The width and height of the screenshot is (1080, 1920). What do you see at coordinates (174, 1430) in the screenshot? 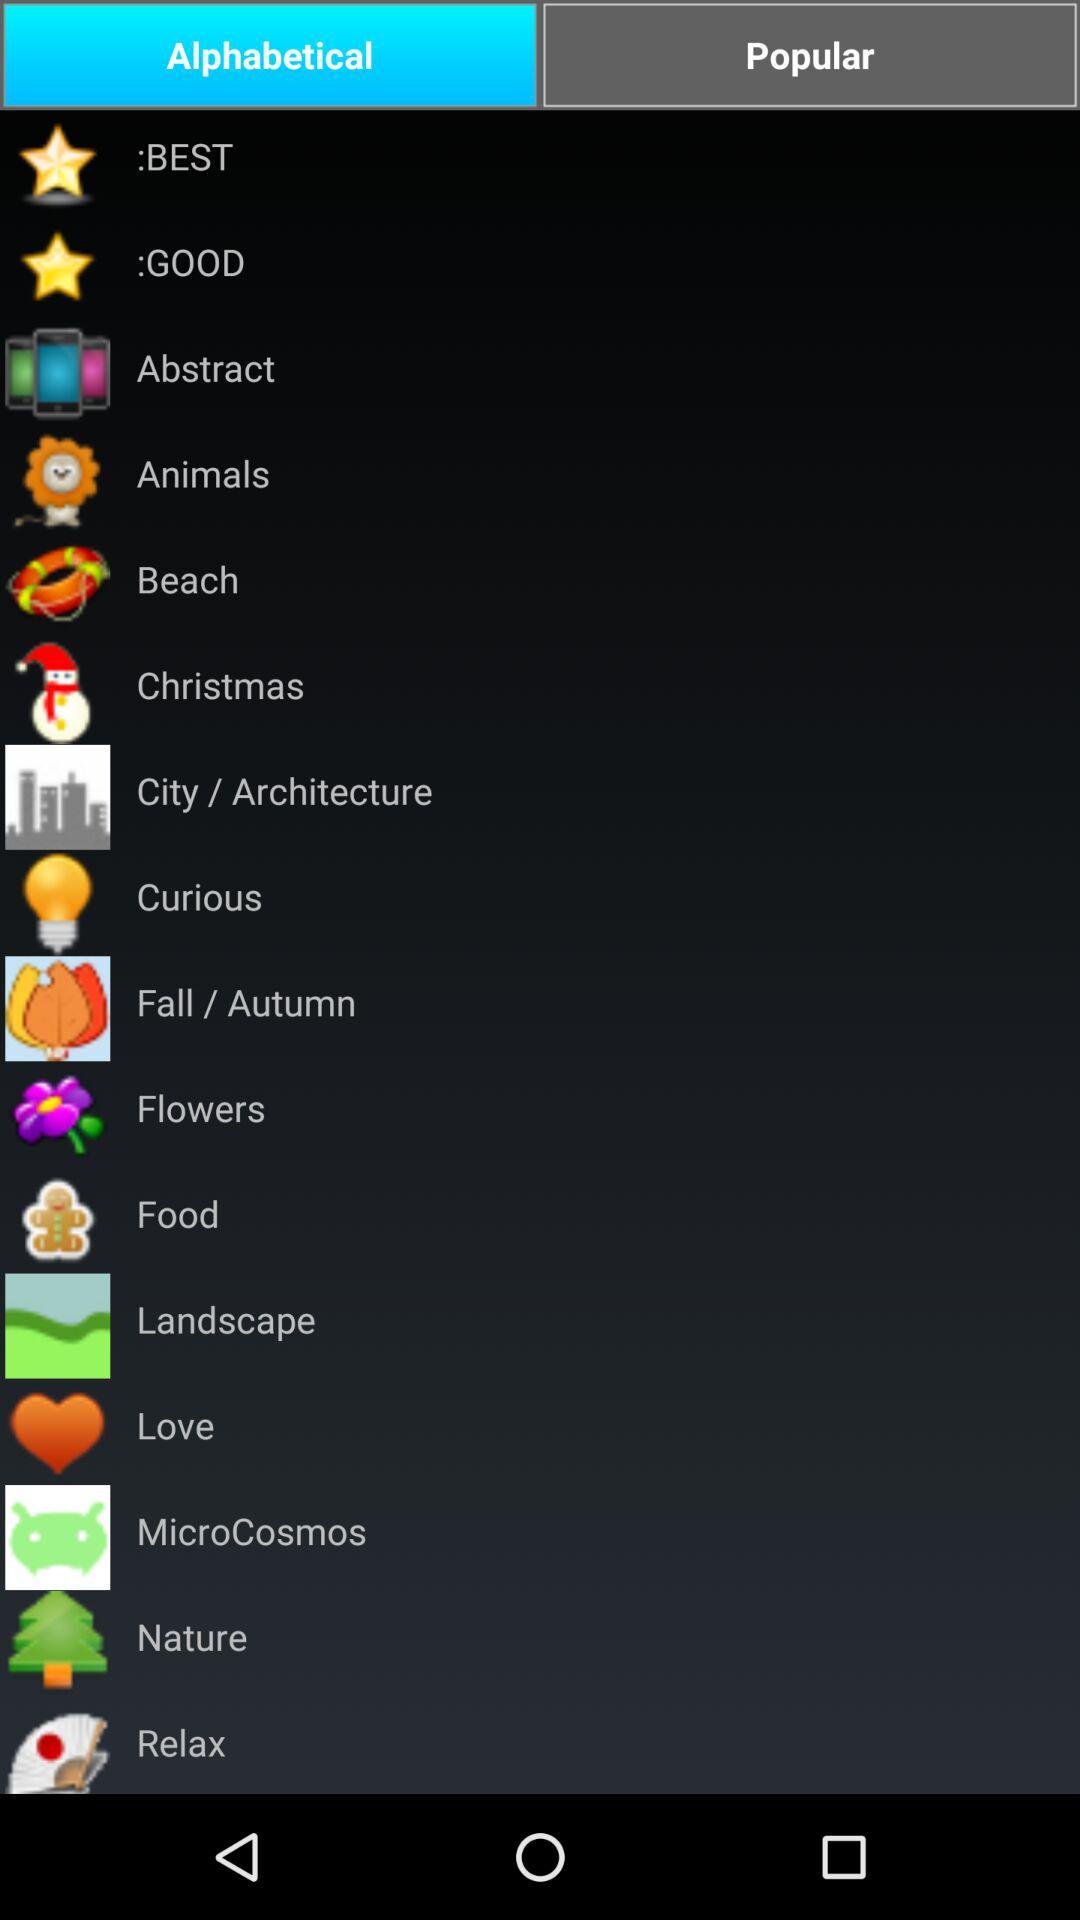
I see `the love app` at bounding box center [174, 1430].